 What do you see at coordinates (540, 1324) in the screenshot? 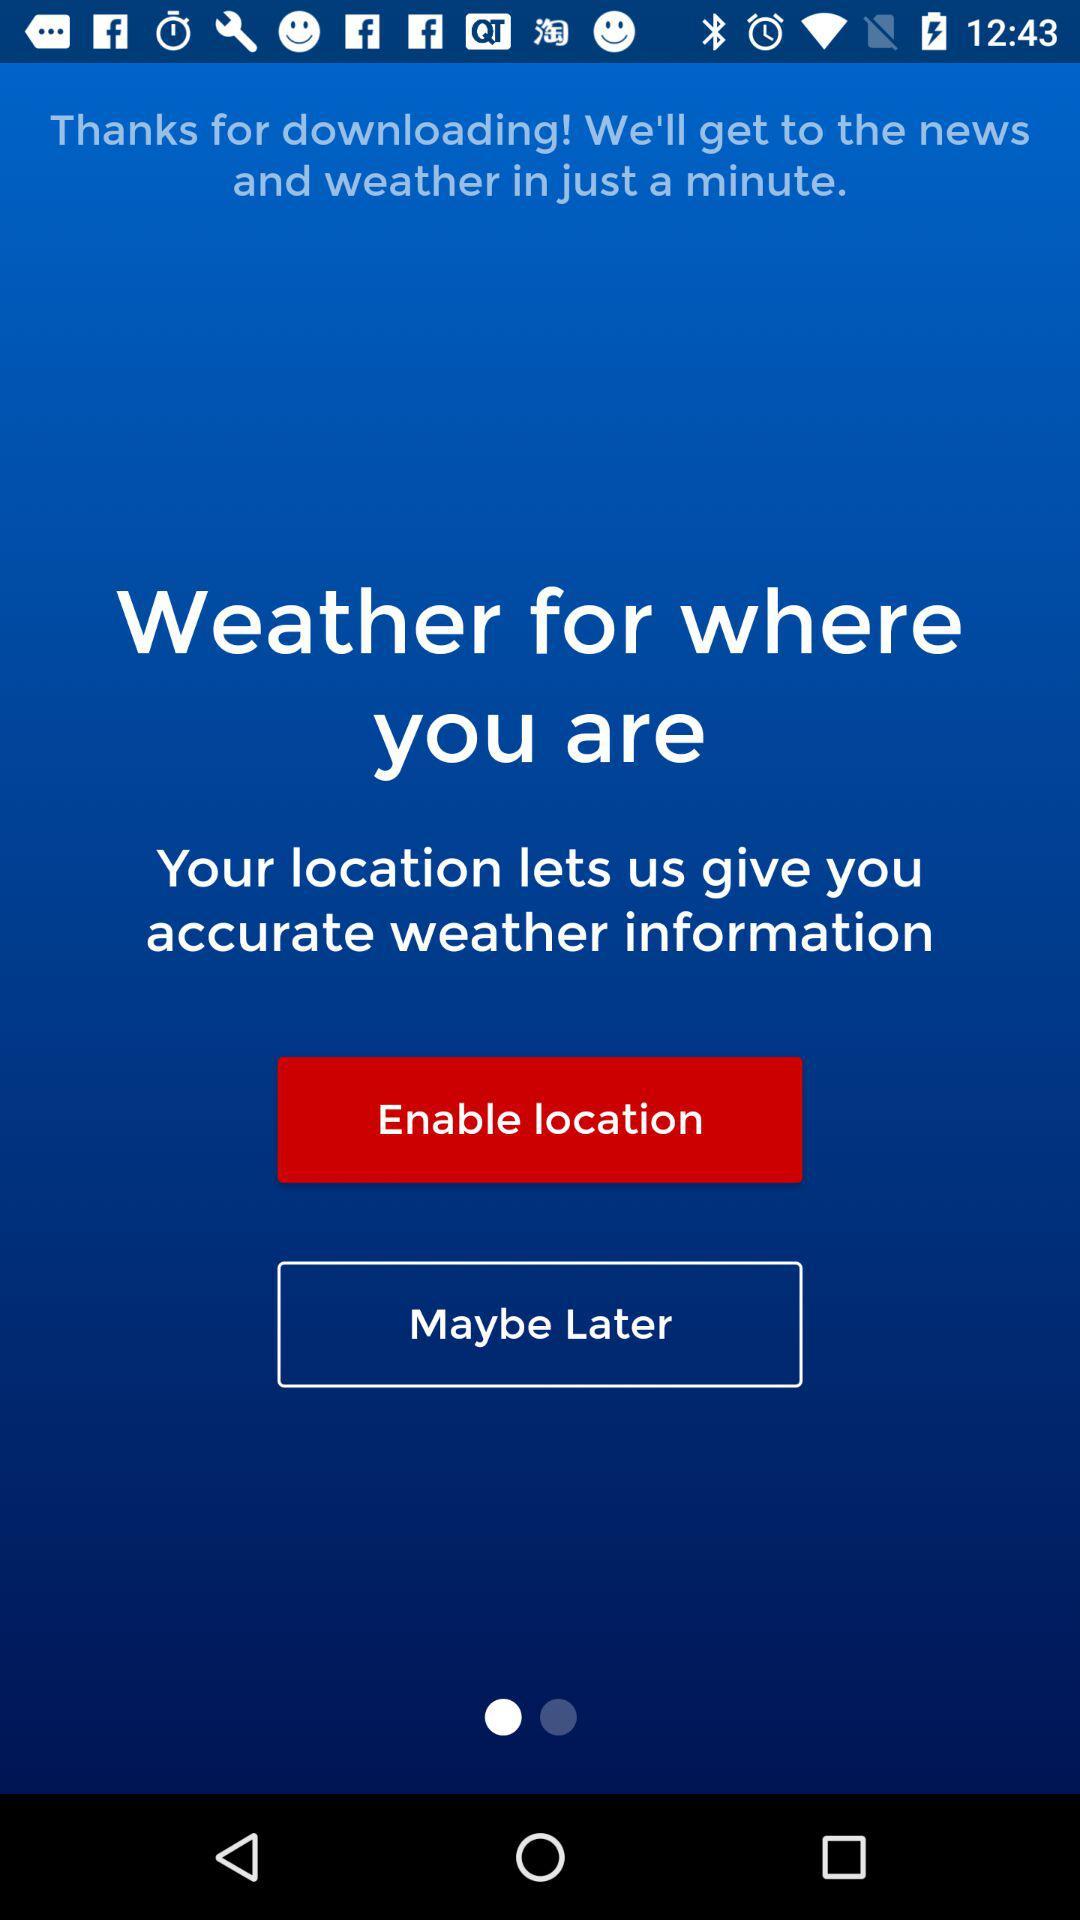
I see `maybe later icon` at bounding box center [540, 1324].